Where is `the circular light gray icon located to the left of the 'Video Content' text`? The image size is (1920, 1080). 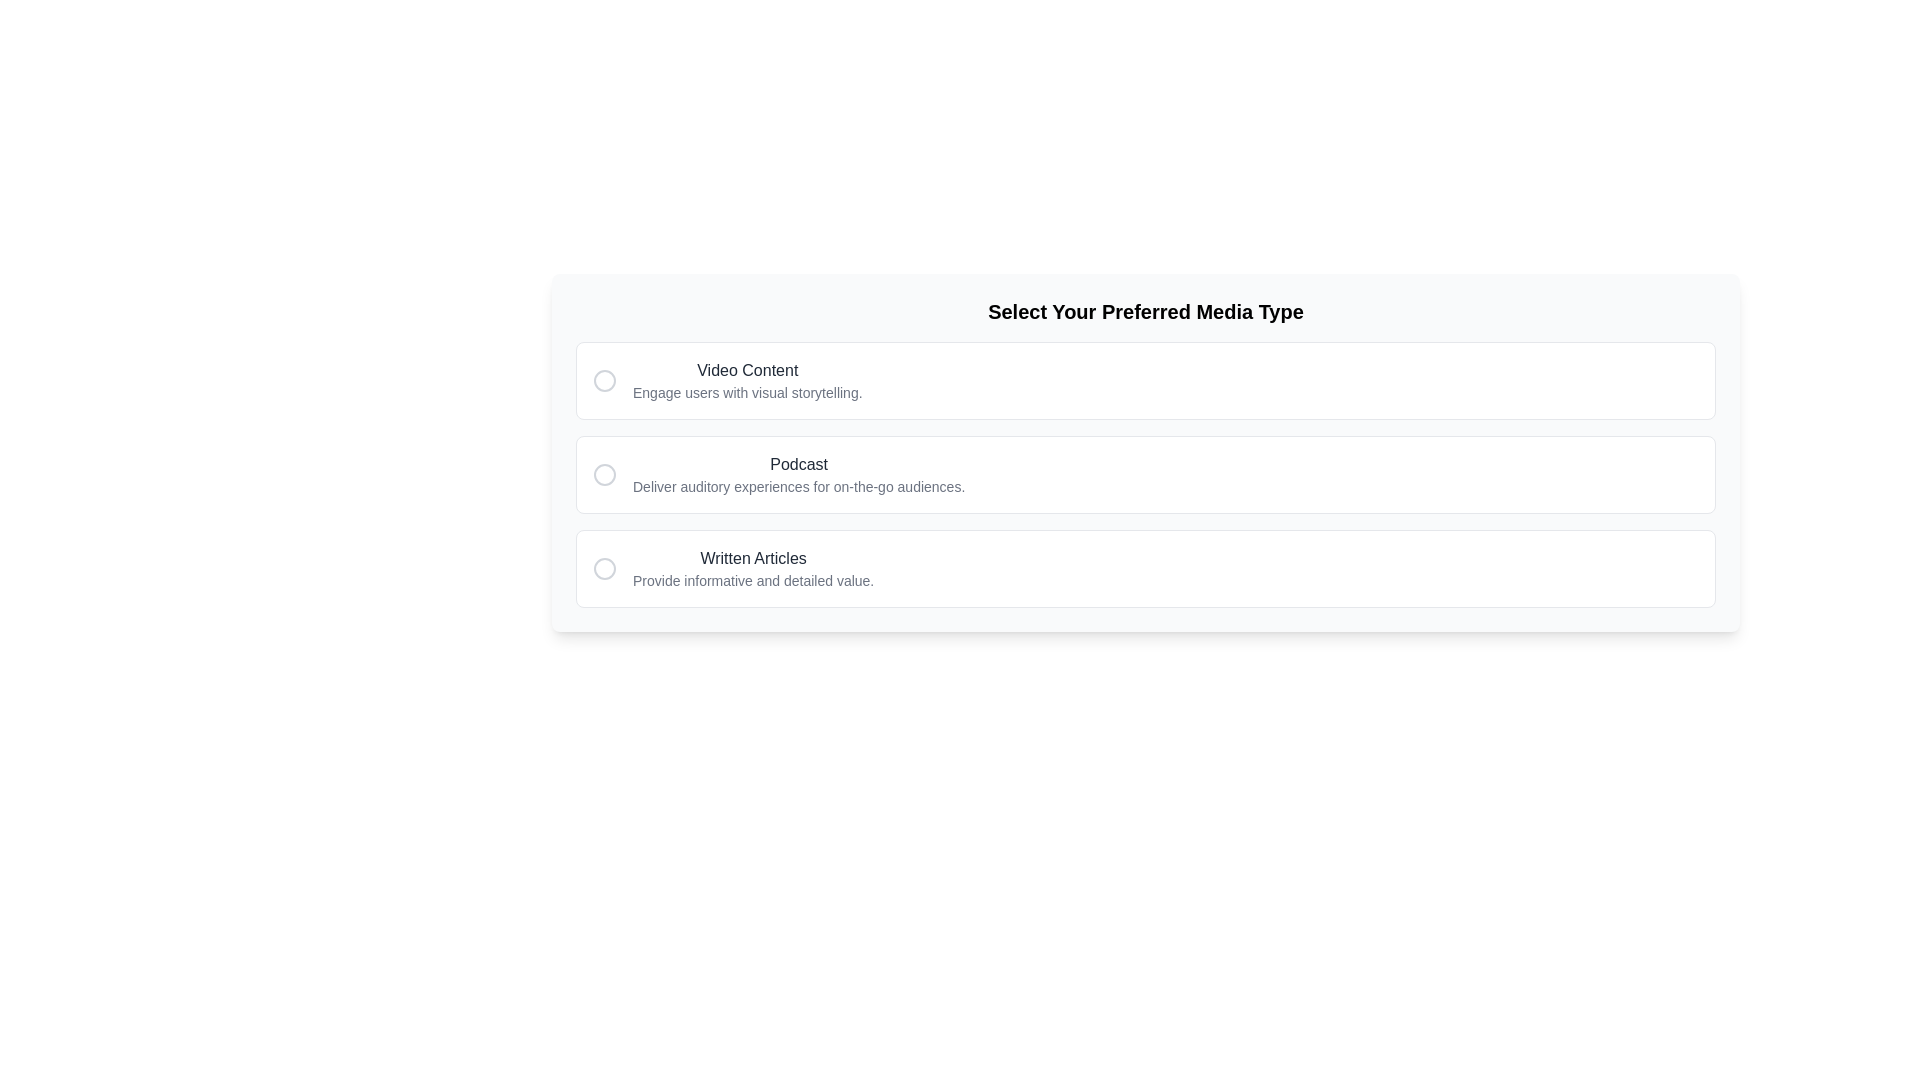 the circular light gray icon located to the left of the 'Video Content' text is located at coordinates (603, 381).